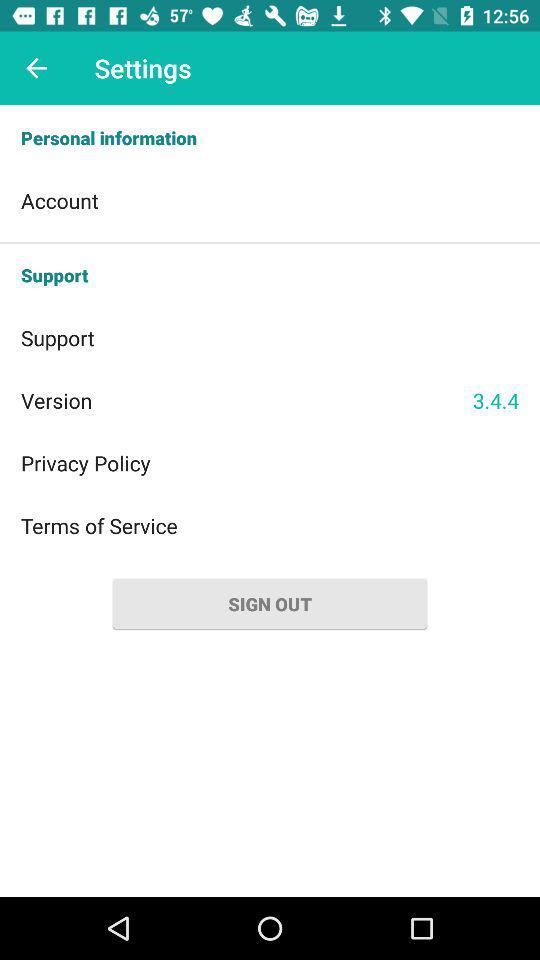  Describe the element at coordinates (270, 524) in the screenshot. I see `the icon below privacy policy item` at that location.